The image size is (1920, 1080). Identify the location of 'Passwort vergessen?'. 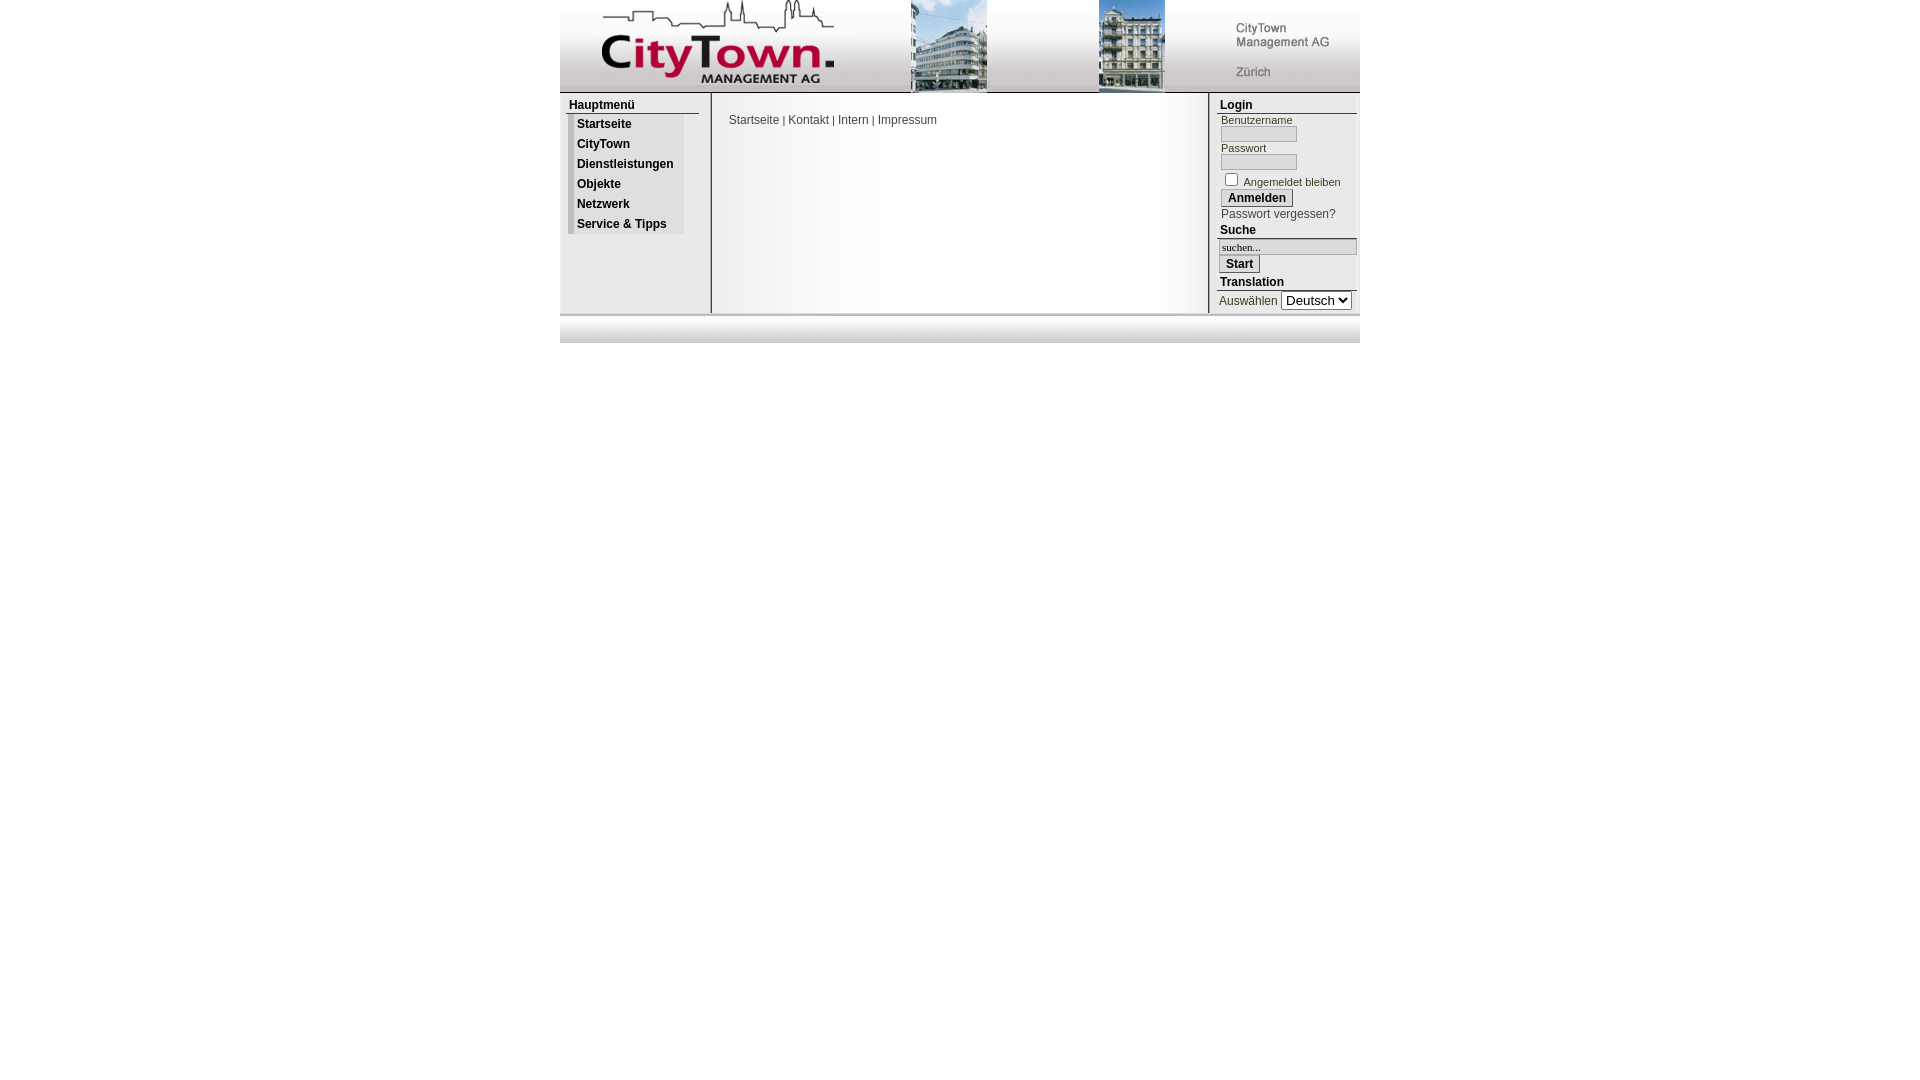
(1277, 213).